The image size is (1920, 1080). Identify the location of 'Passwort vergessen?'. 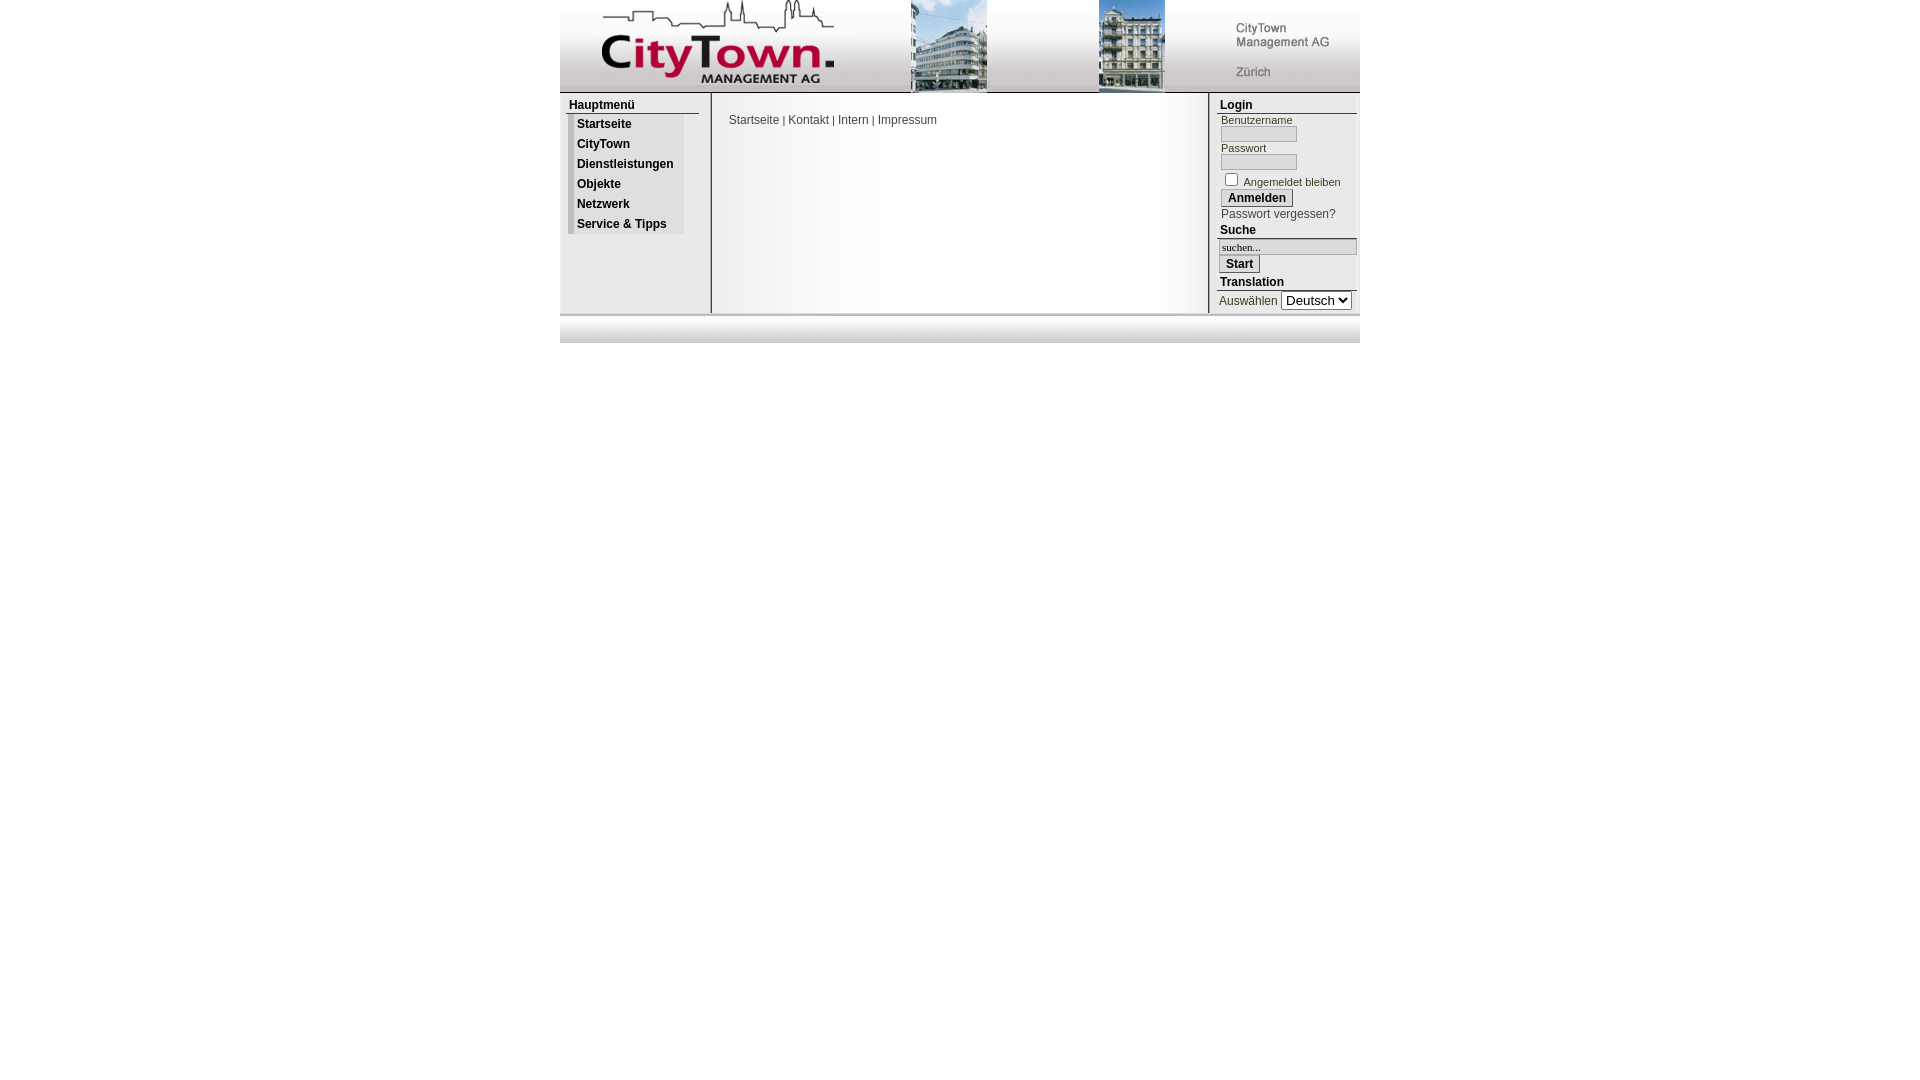
(1277, 213).